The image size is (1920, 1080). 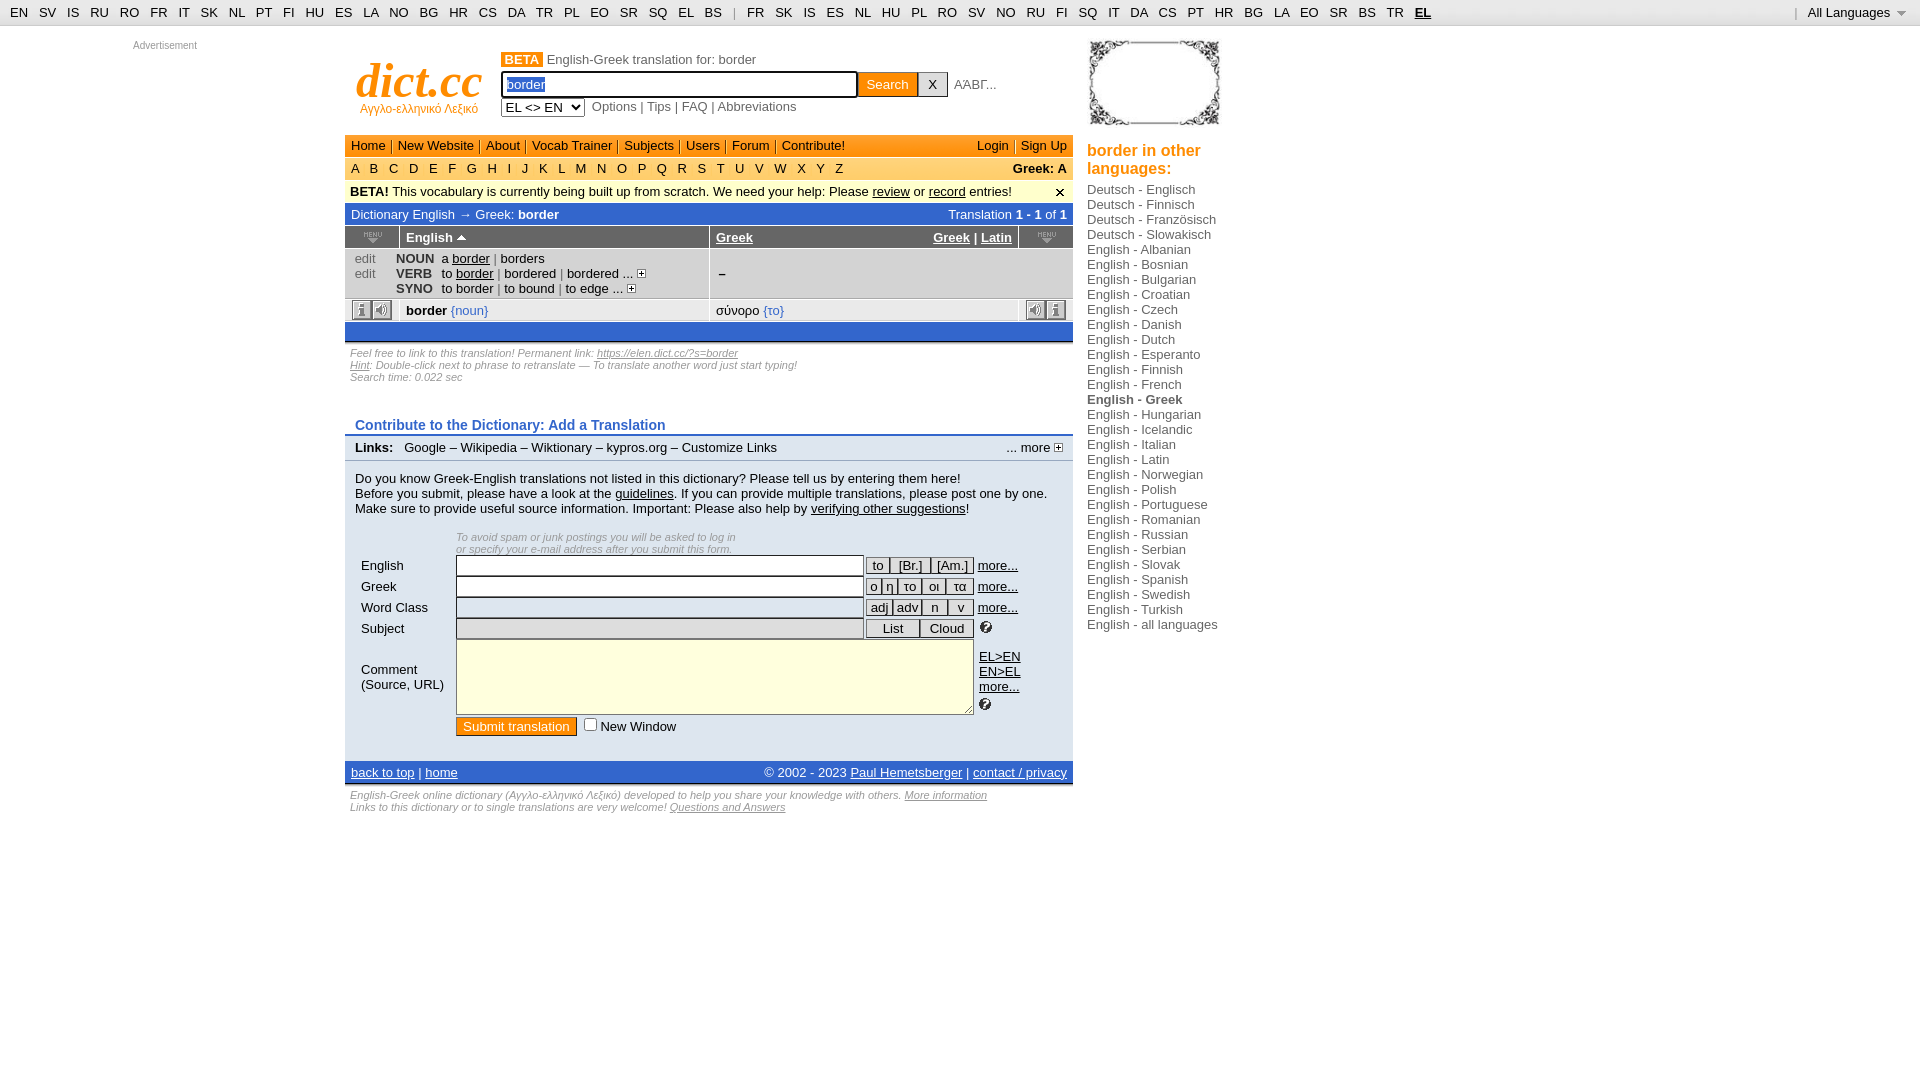 What do you see at coordinates (1138, 12) in the screenshot?
I see `'DA'` at bounding box center [1138, 12].